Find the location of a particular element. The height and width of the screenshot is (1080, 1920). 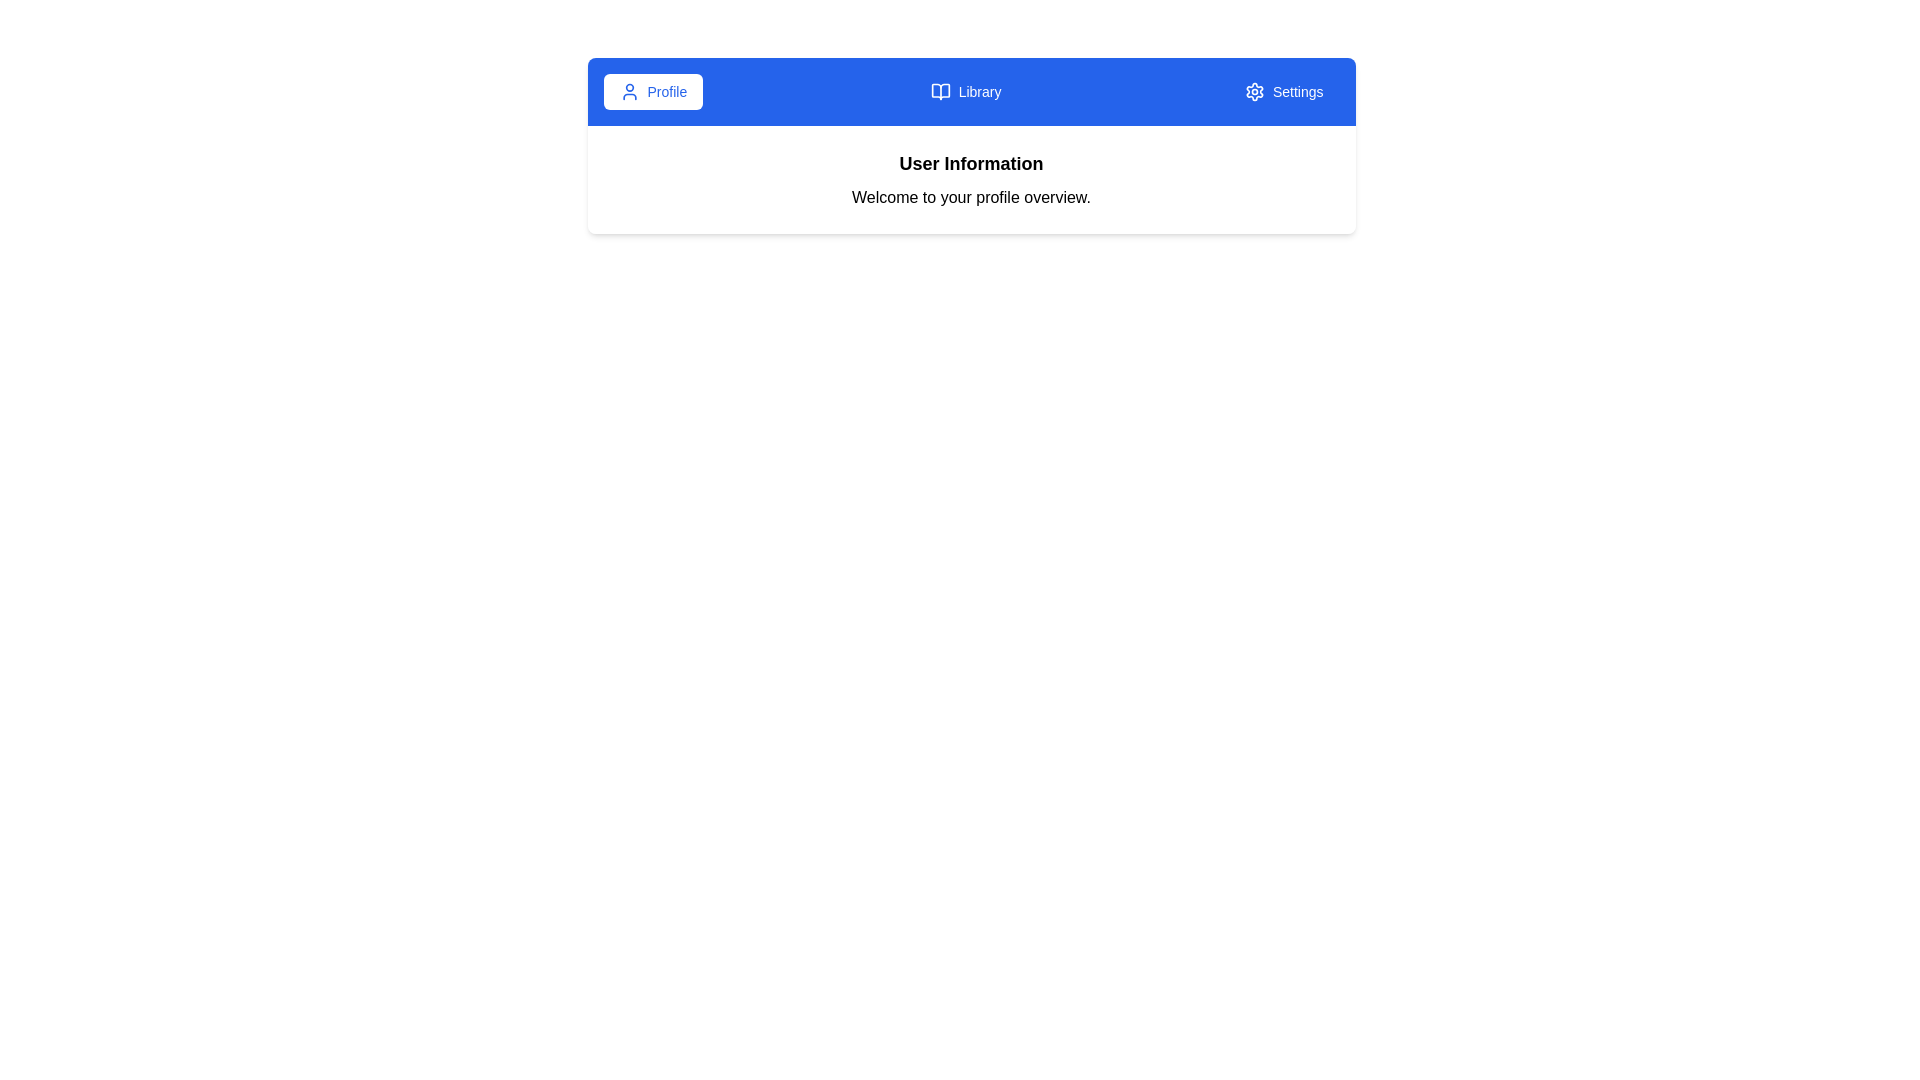

the 'Library' text label in the top navigation bar is located at coordinates (979, 92).